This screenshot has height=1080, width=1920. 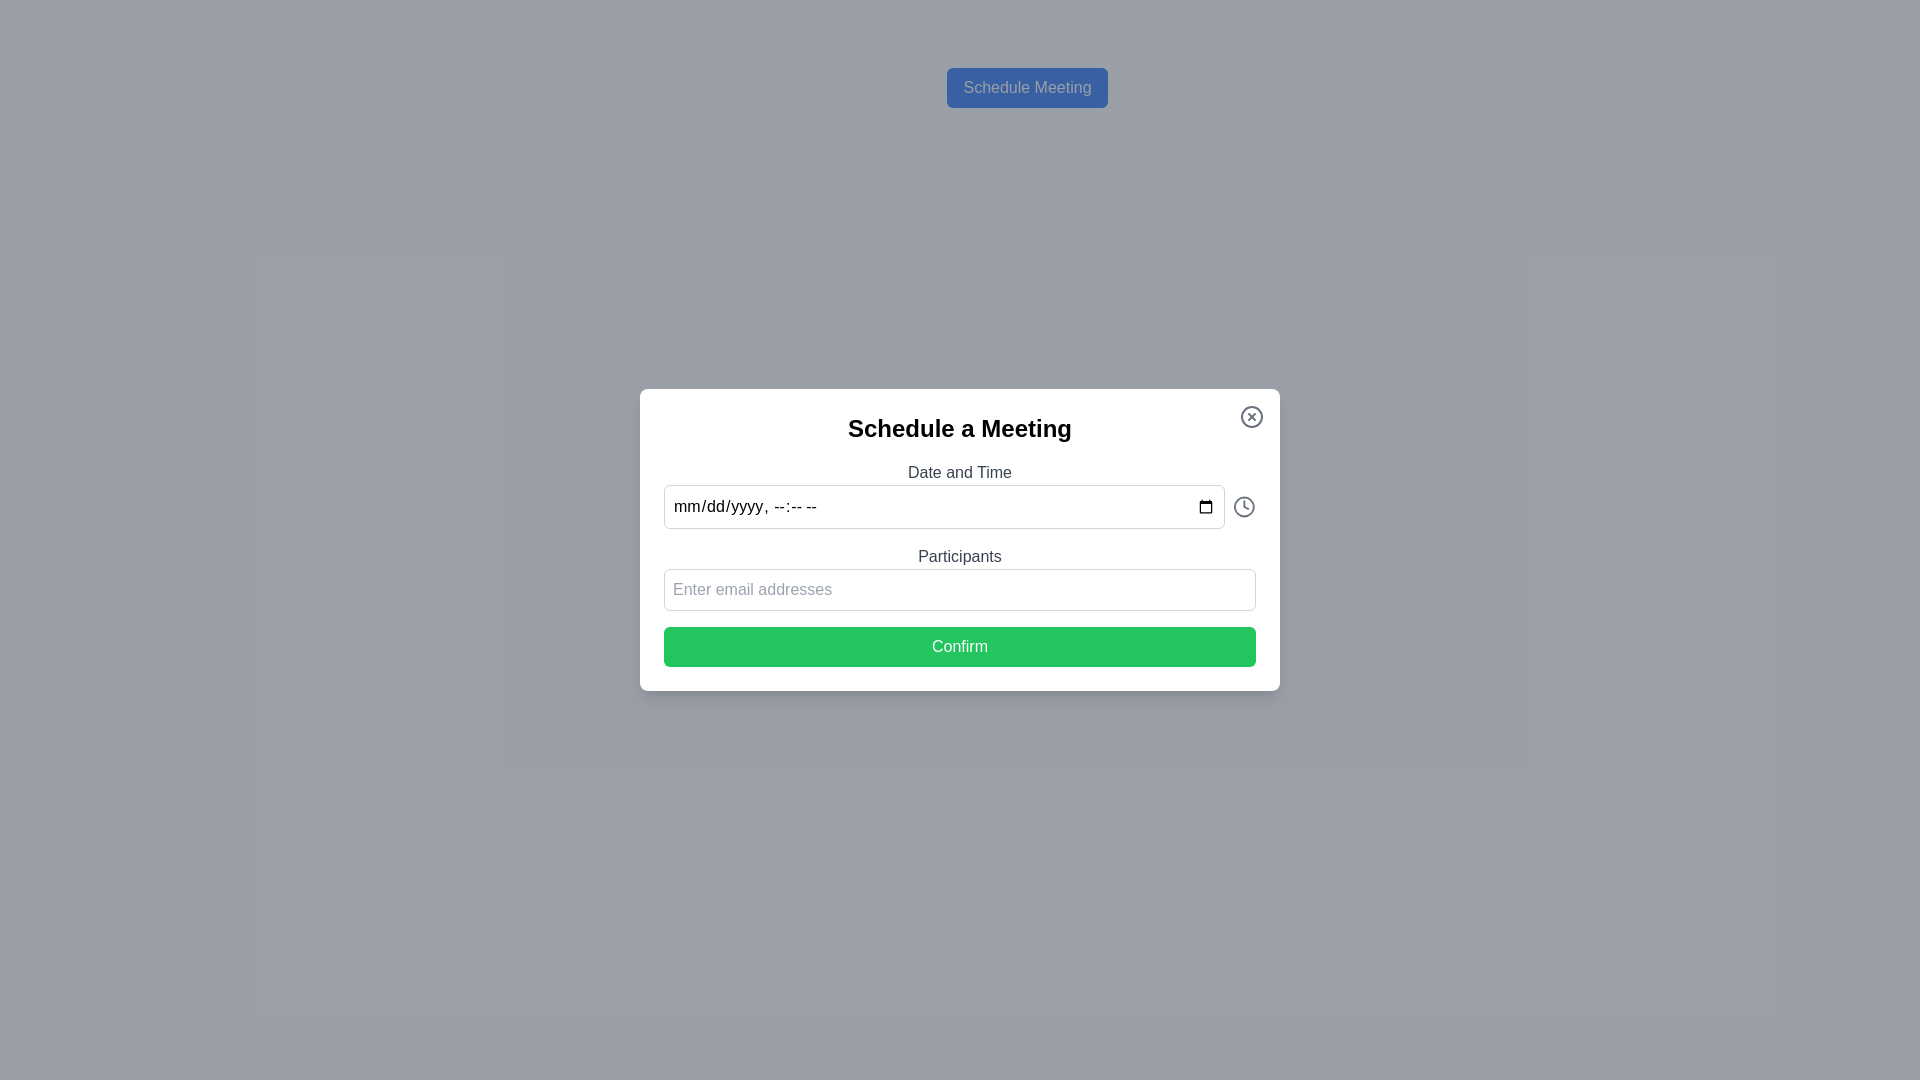 I want to click on the close button located in the top-right corner of the 'Schedule a Meeting' dialog box, so click(x=1251, y=415).